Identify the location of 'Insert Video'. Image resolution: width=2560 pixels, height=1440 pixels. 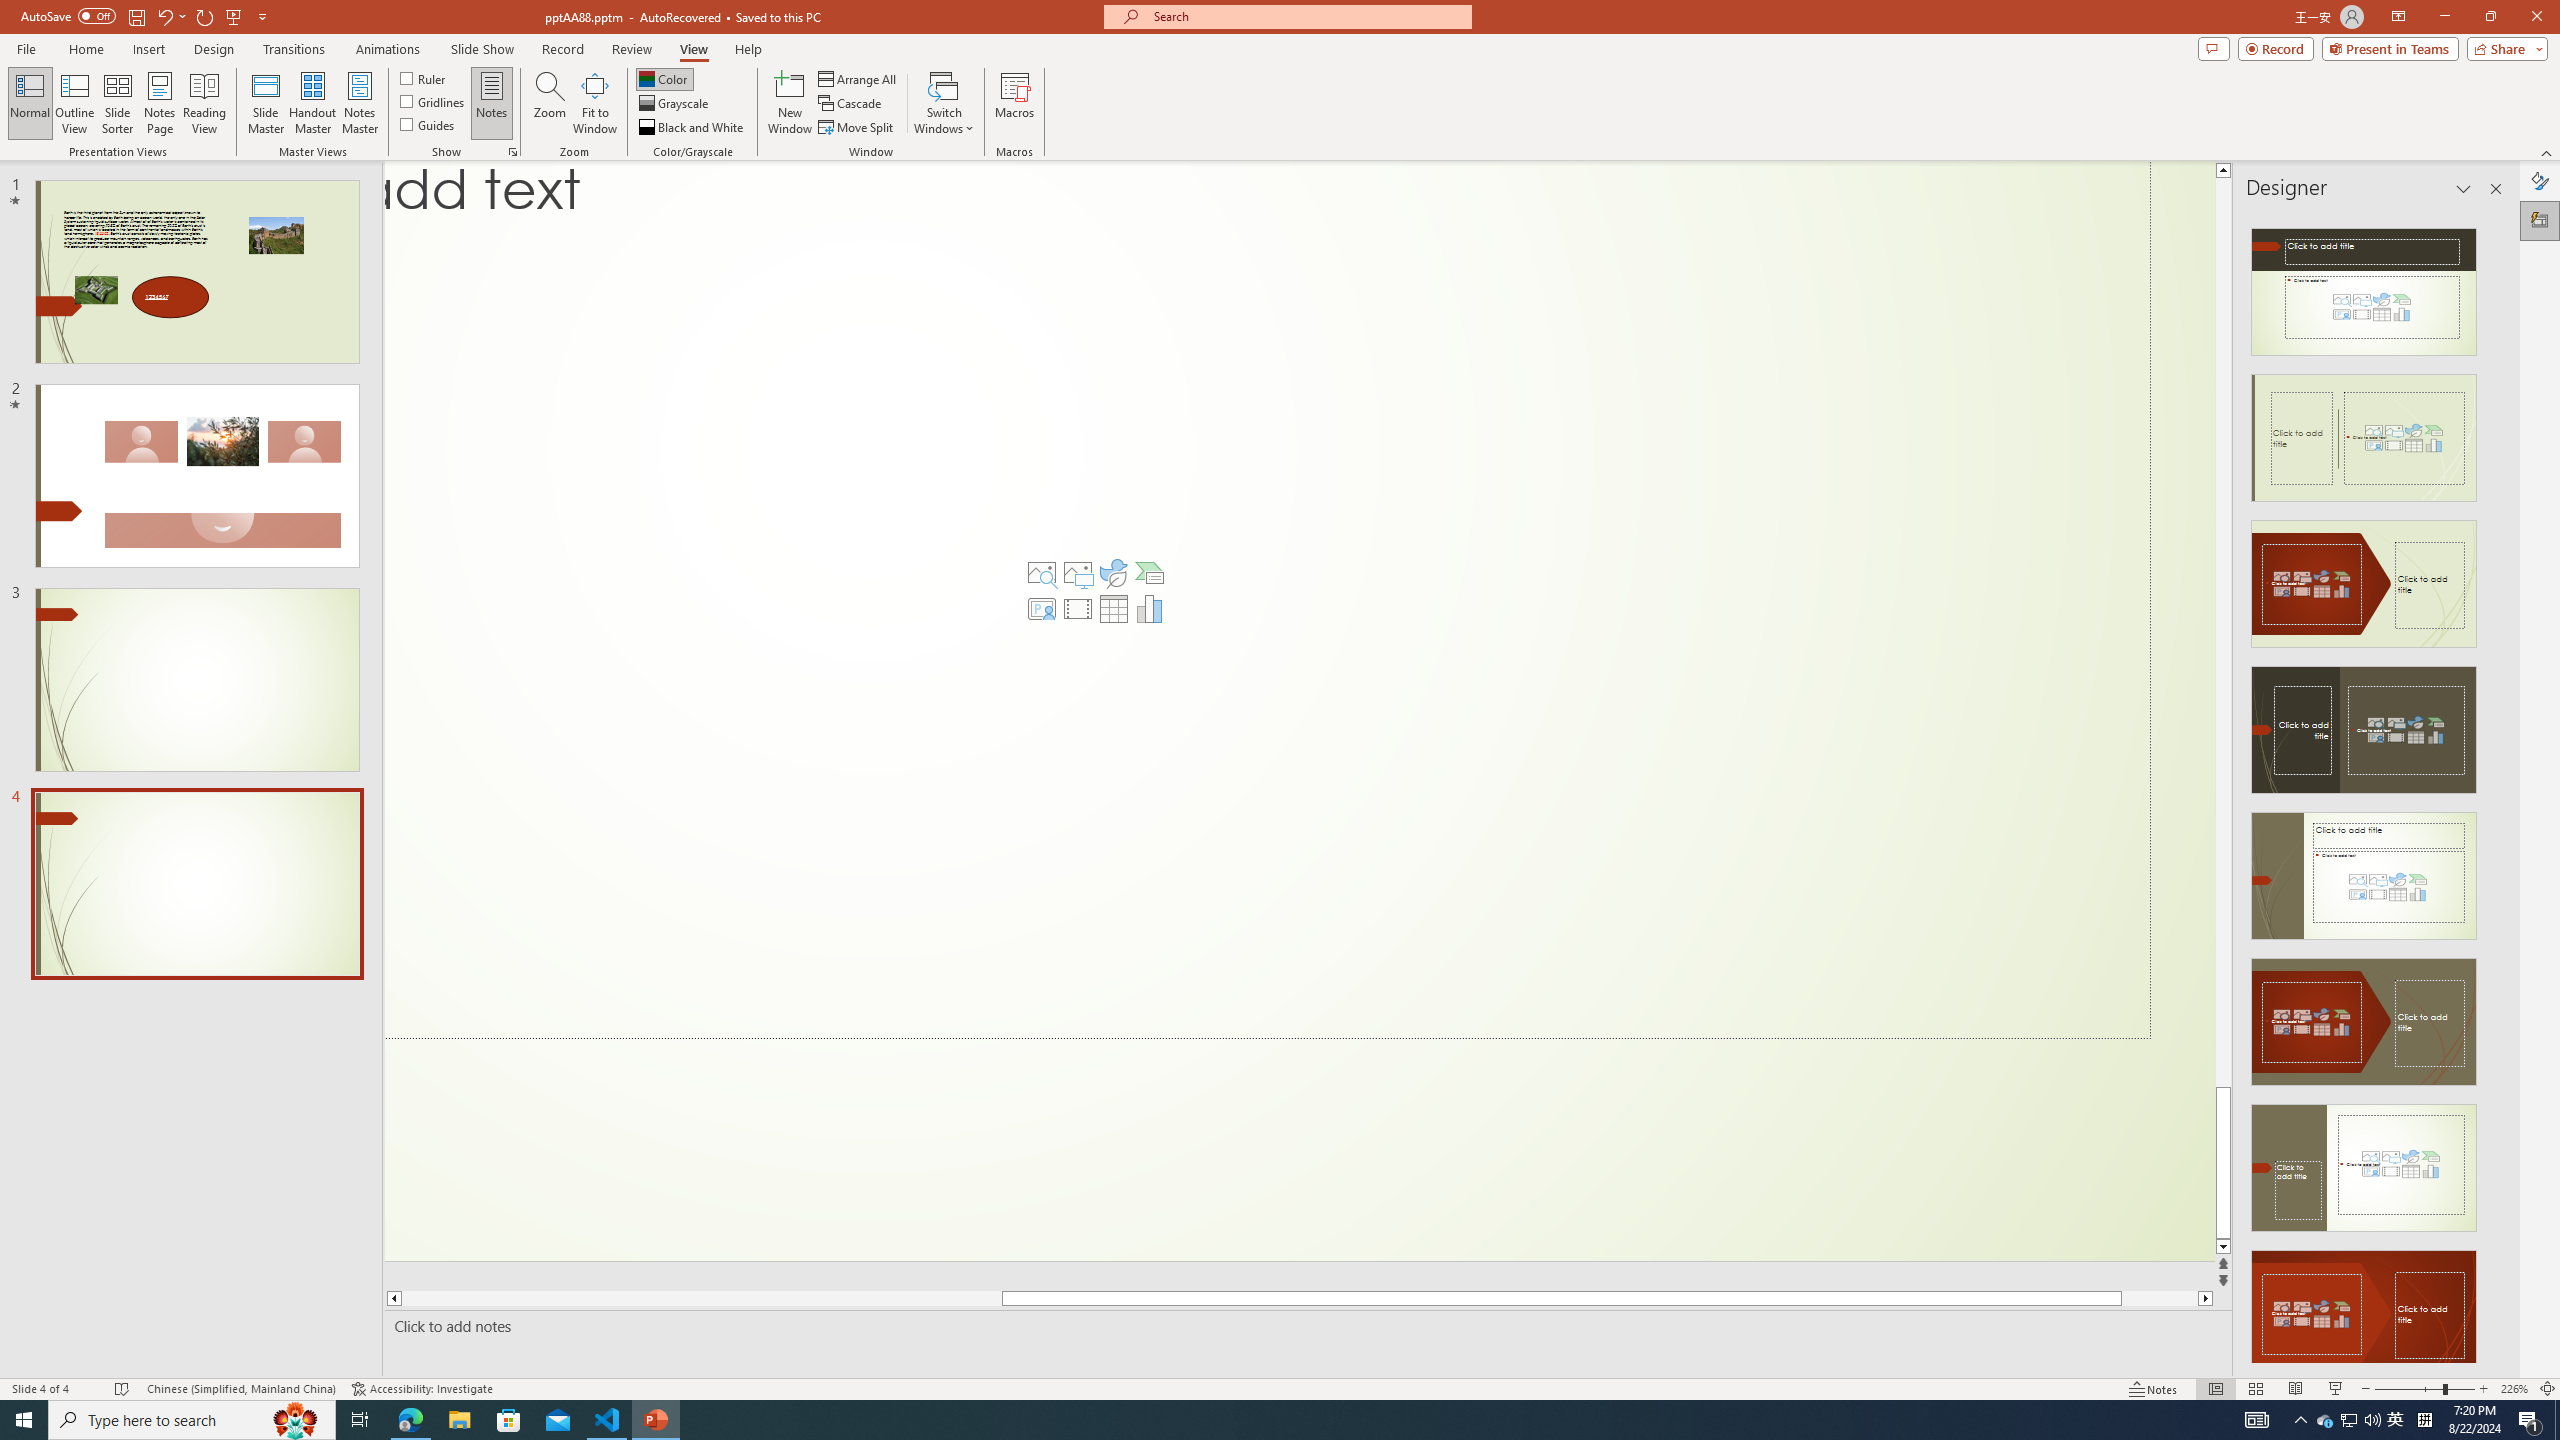
(1076, 608).